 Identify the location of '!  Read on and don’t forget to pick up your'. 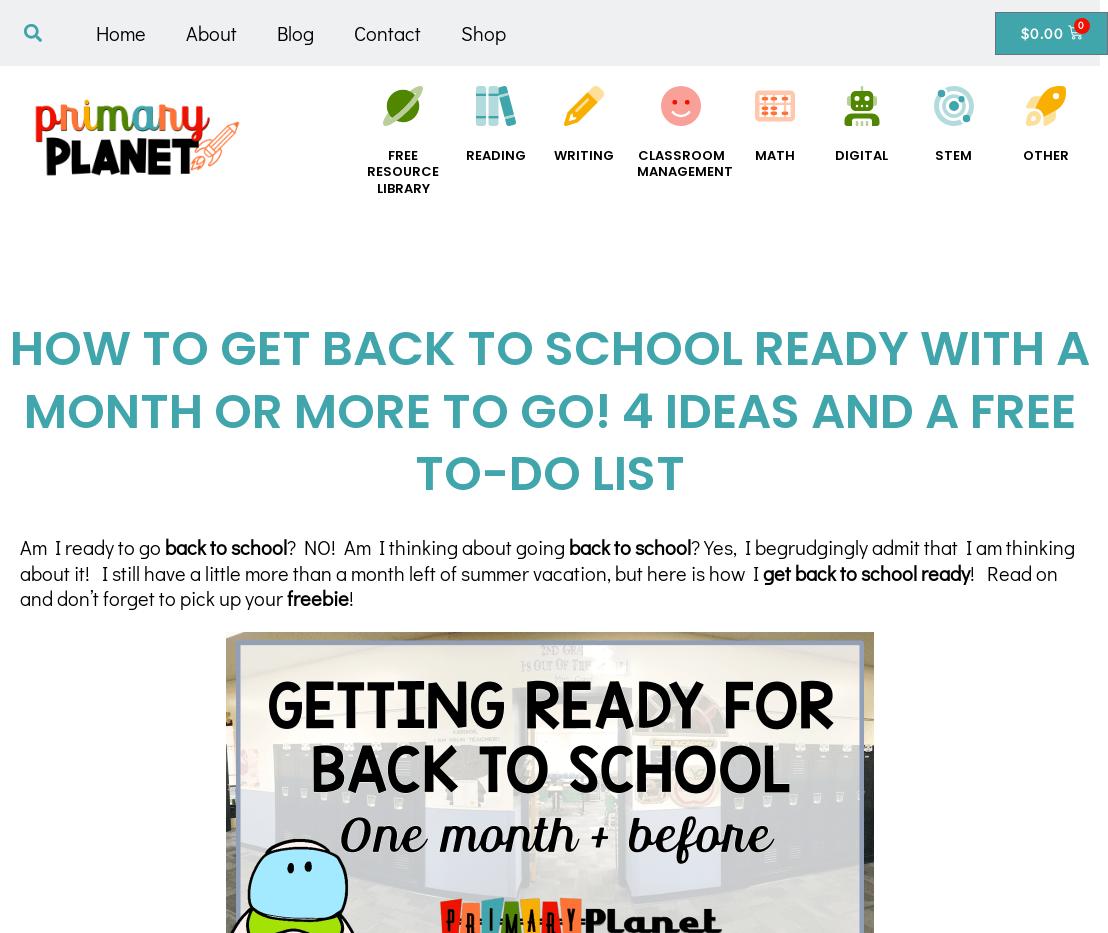
(20, 584).